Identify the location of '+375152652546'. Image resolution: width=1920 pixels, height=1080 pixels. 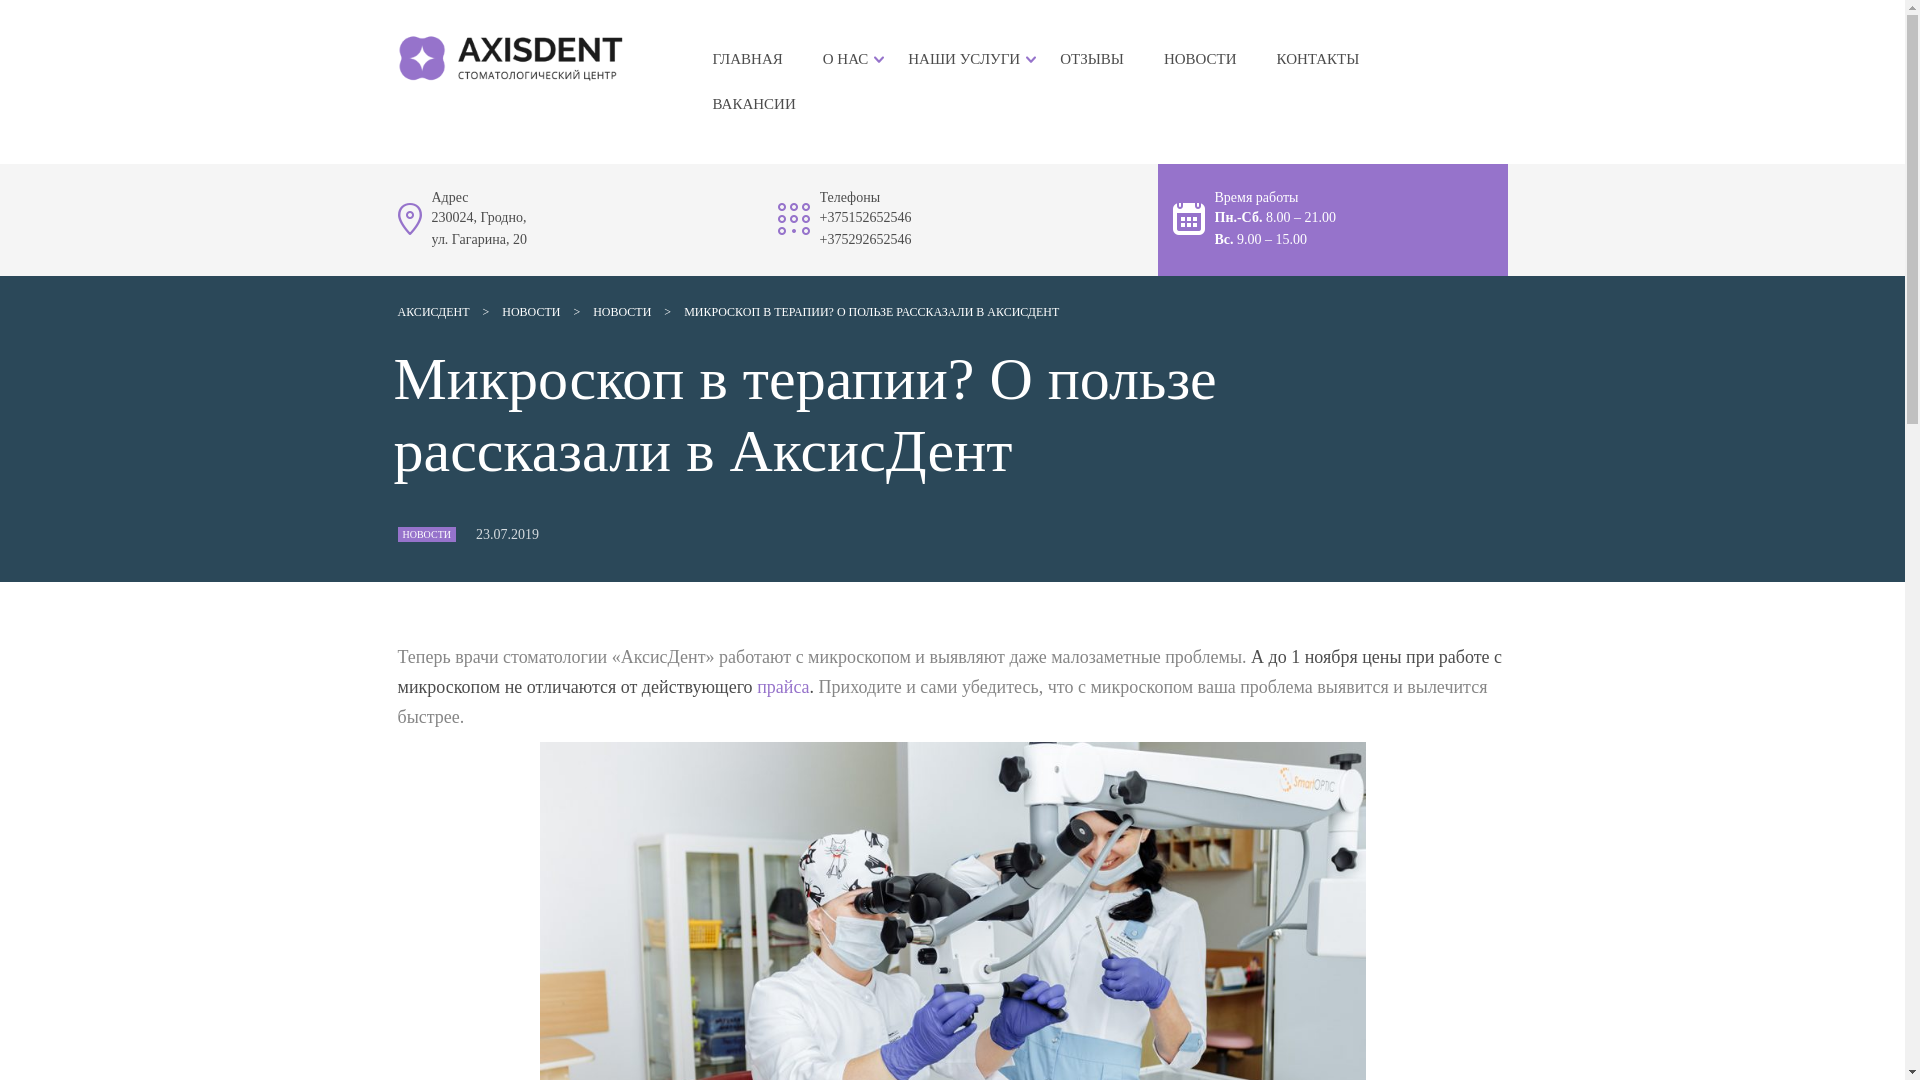
(820, 217).